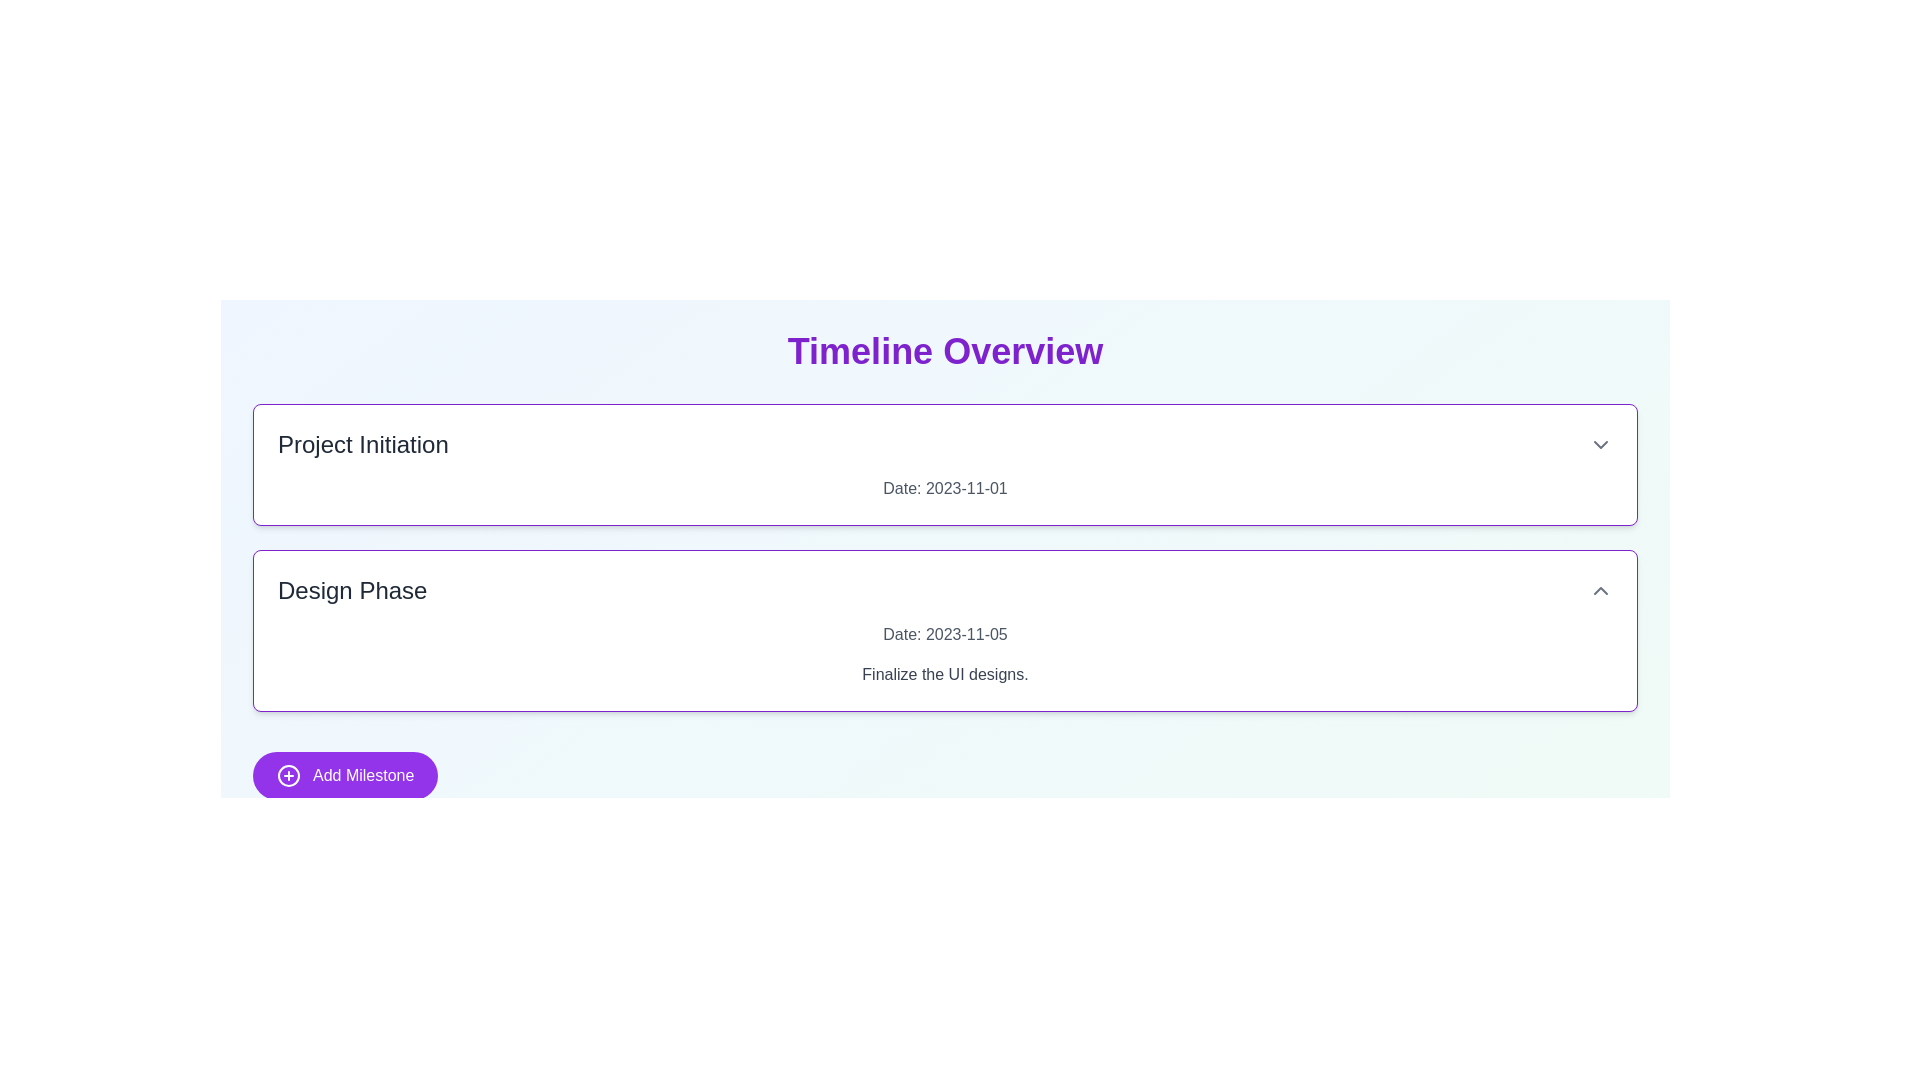 This screenshot has width=1920, height=1080. I want to click on the static text element displaying 'Design Phase', which is located below the 'Project Initiation' section in the 'Timeline Overview' interface, so click(352, 589).